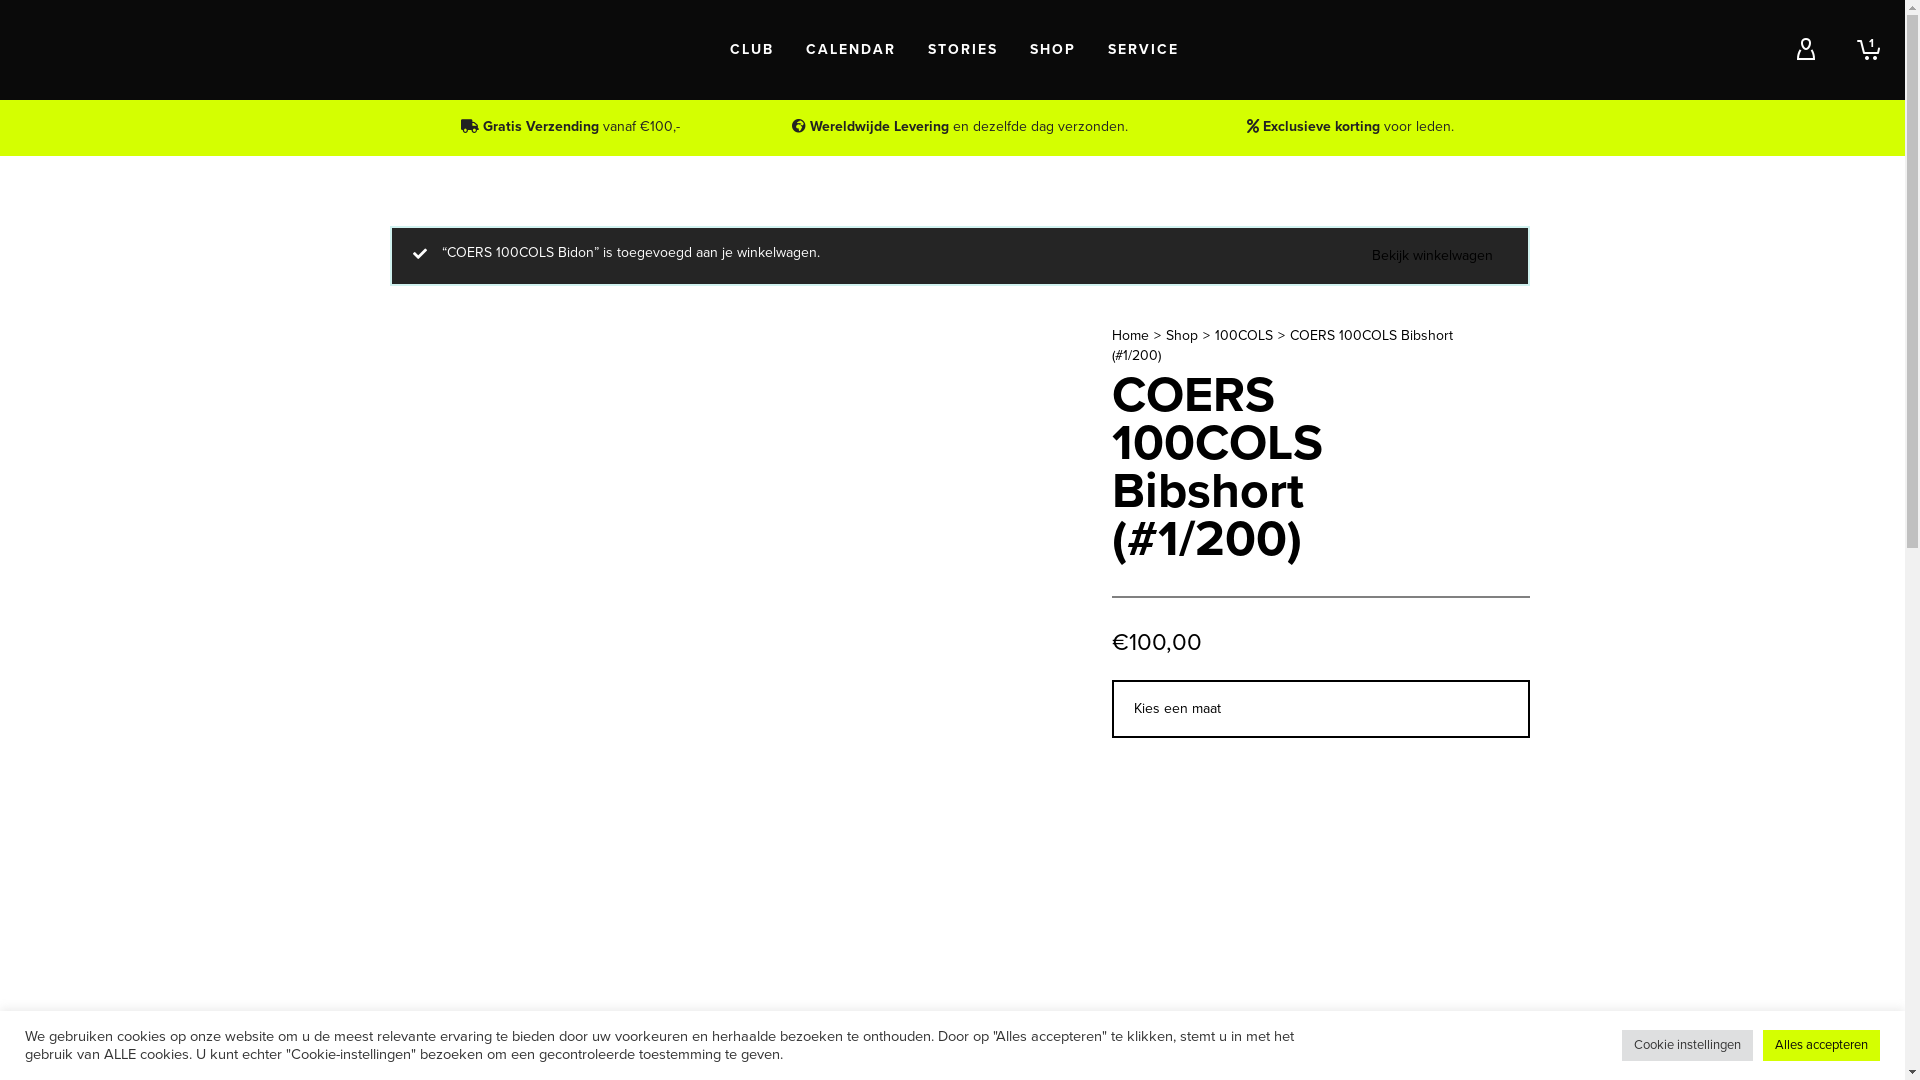 The image size is (1920, 1080). What do you see at coordinates (1143, 49) in the screenshot?
I see `'SERVICE'` at bounding box center [1143, 49].